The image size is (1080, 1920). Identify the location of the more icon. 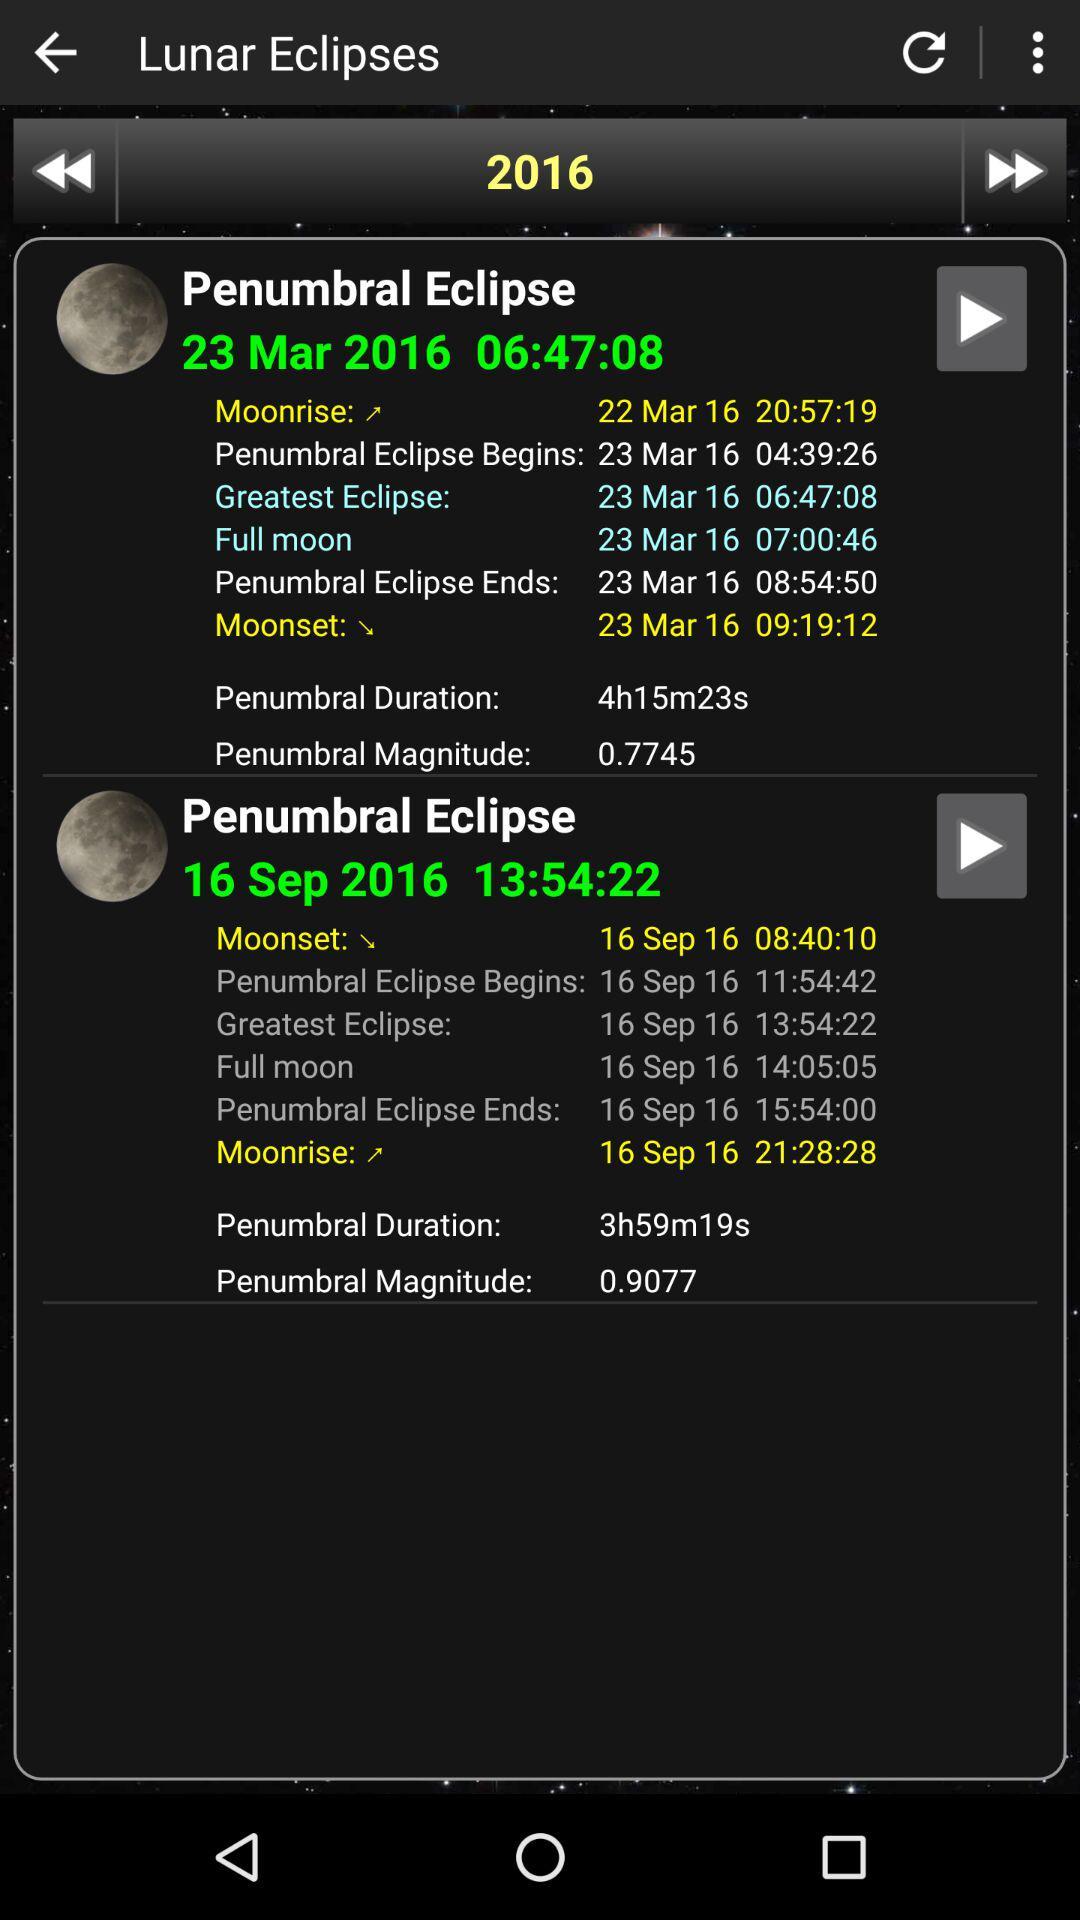
(1036, 52).